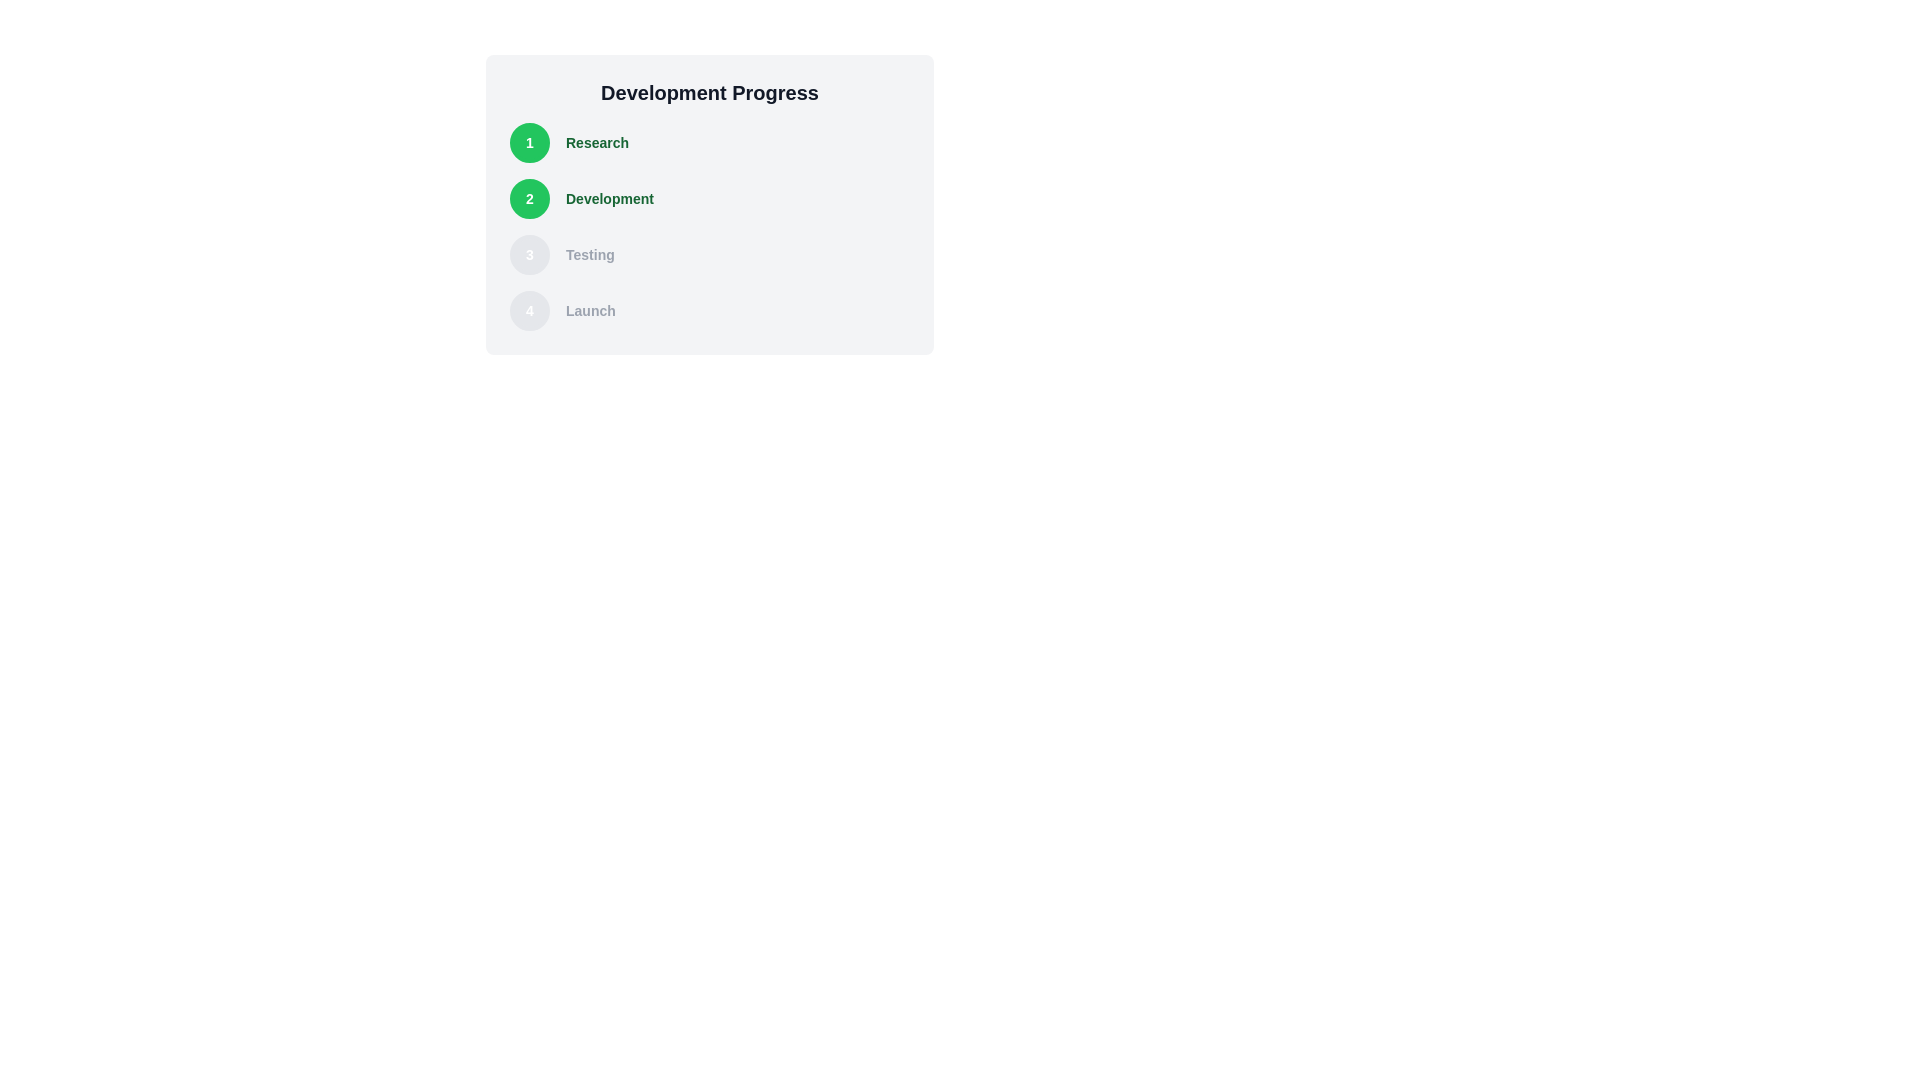 This screenshot has height=1080, width=1920. I want to click on the 'Research' text label, which is a bold dark green label positioned next to the first step in the progress tracking interface, so click(596, 141).